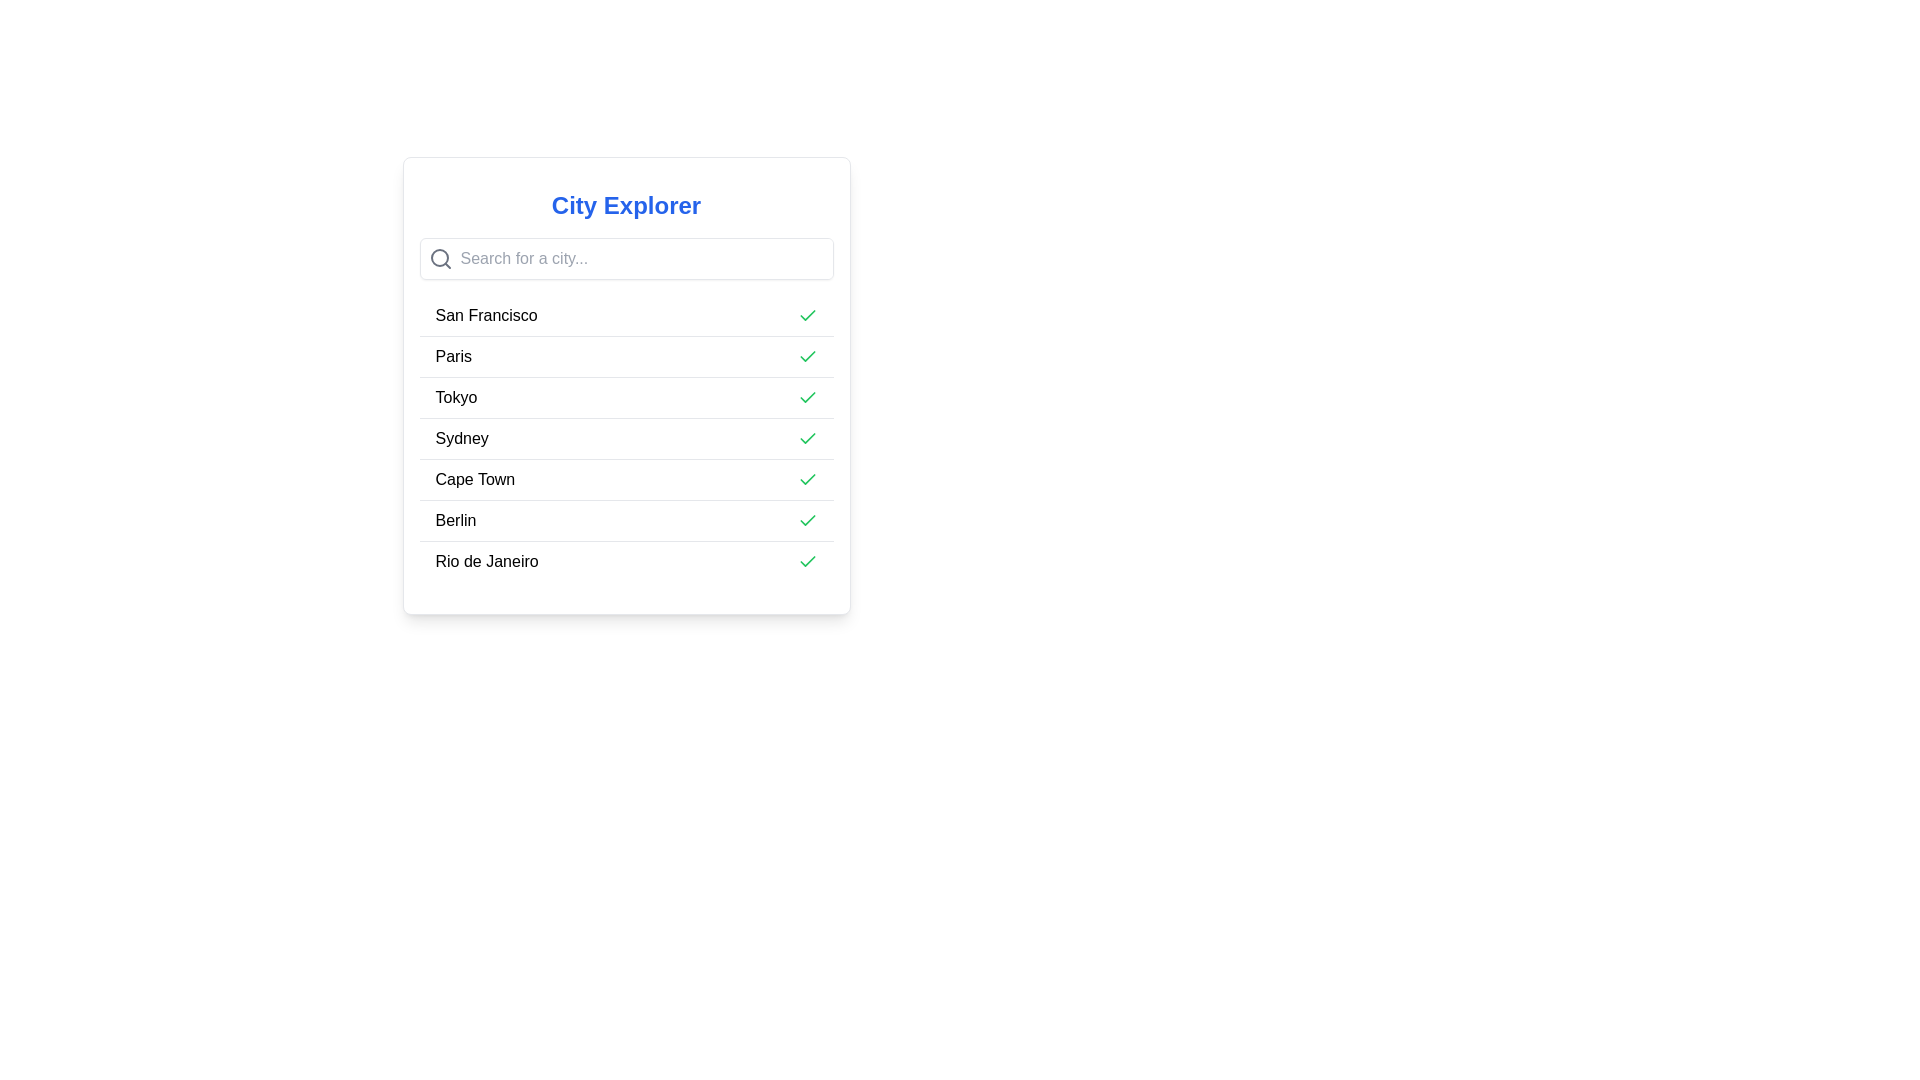 The image size is (1920, 1080). What do you see at coordinates (487, 562) in the screenshot?
I see `the text label 'Rio de Janeiro' located at the seventh position in the dropdown menu` at bounding box center [487, 562].